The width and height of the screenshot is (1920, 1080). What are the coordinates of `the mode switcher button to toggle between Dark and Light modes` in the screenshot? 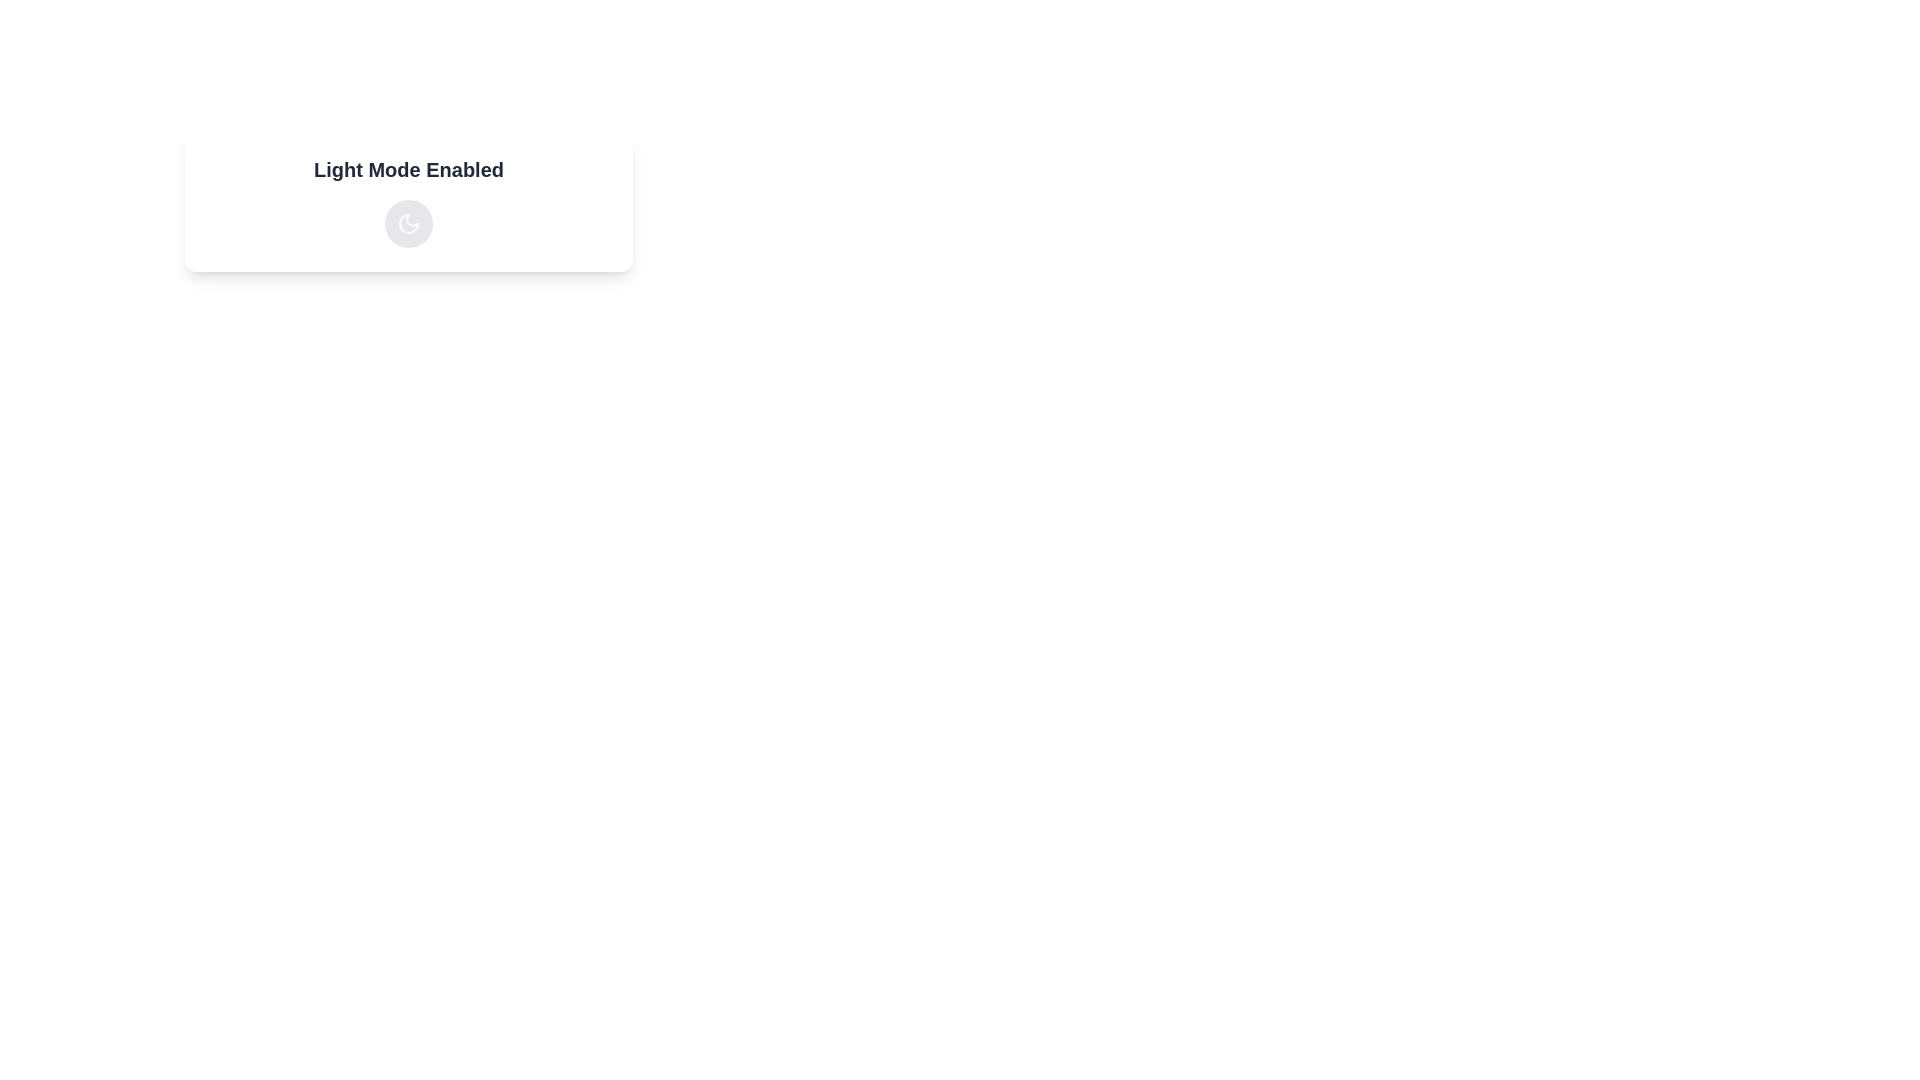 It's located at (407, 223).